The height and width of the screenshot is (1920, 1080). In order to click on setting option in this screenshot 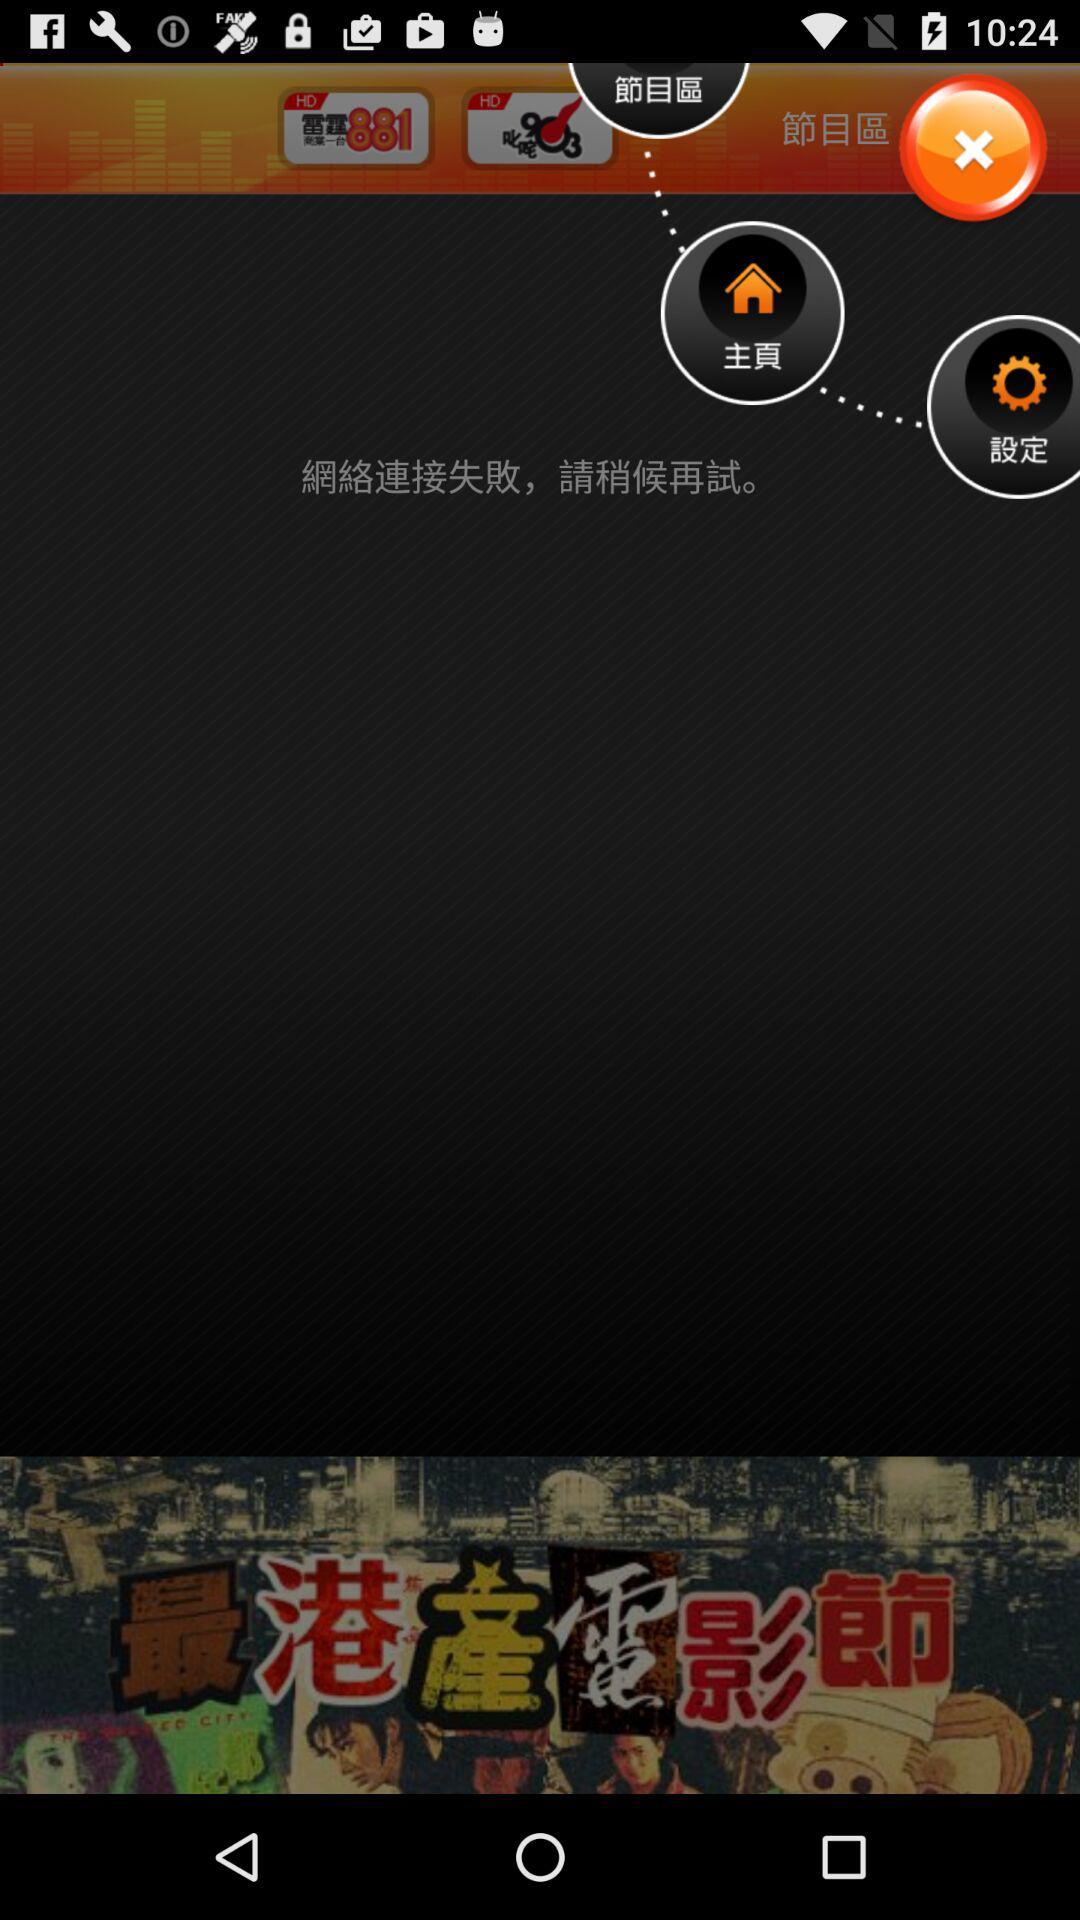, I will do `click(1003, 405)`.